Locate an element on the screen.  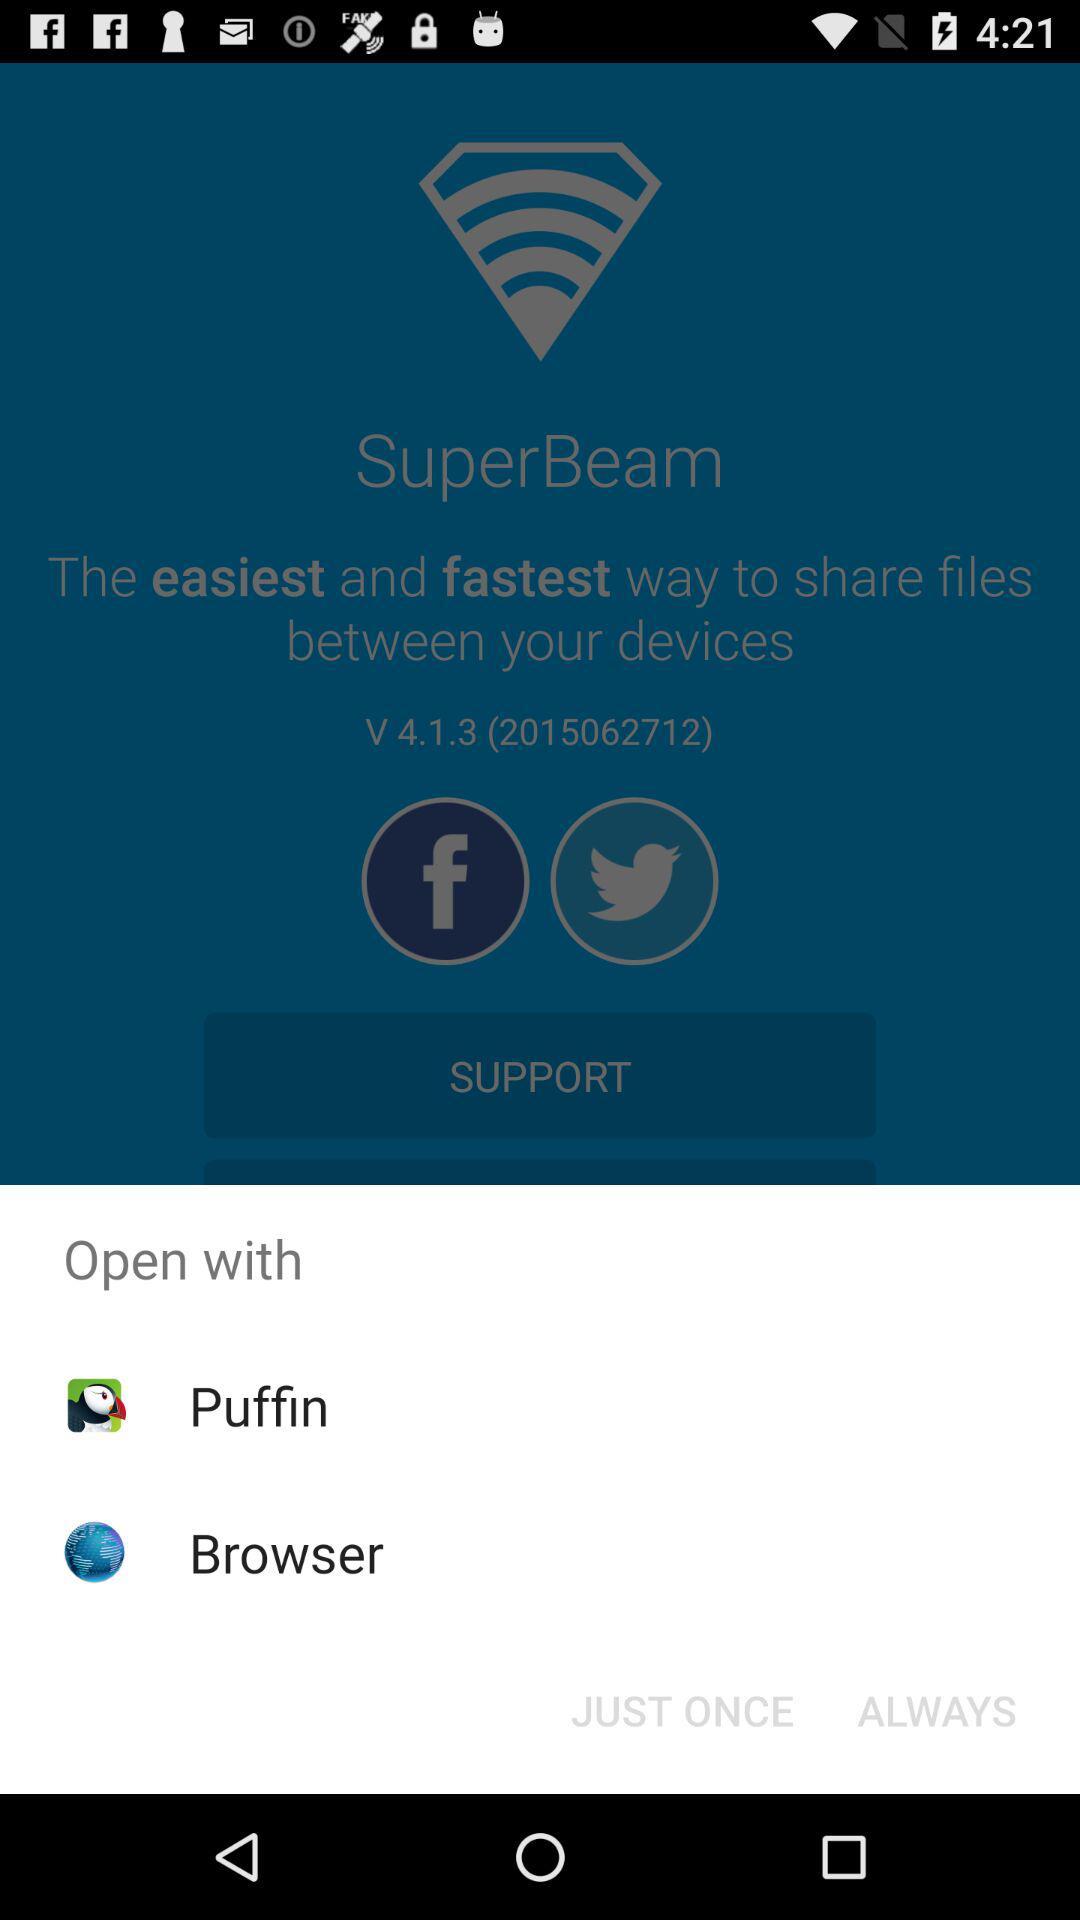
the puffin app is located at coordinates (258, 1404).